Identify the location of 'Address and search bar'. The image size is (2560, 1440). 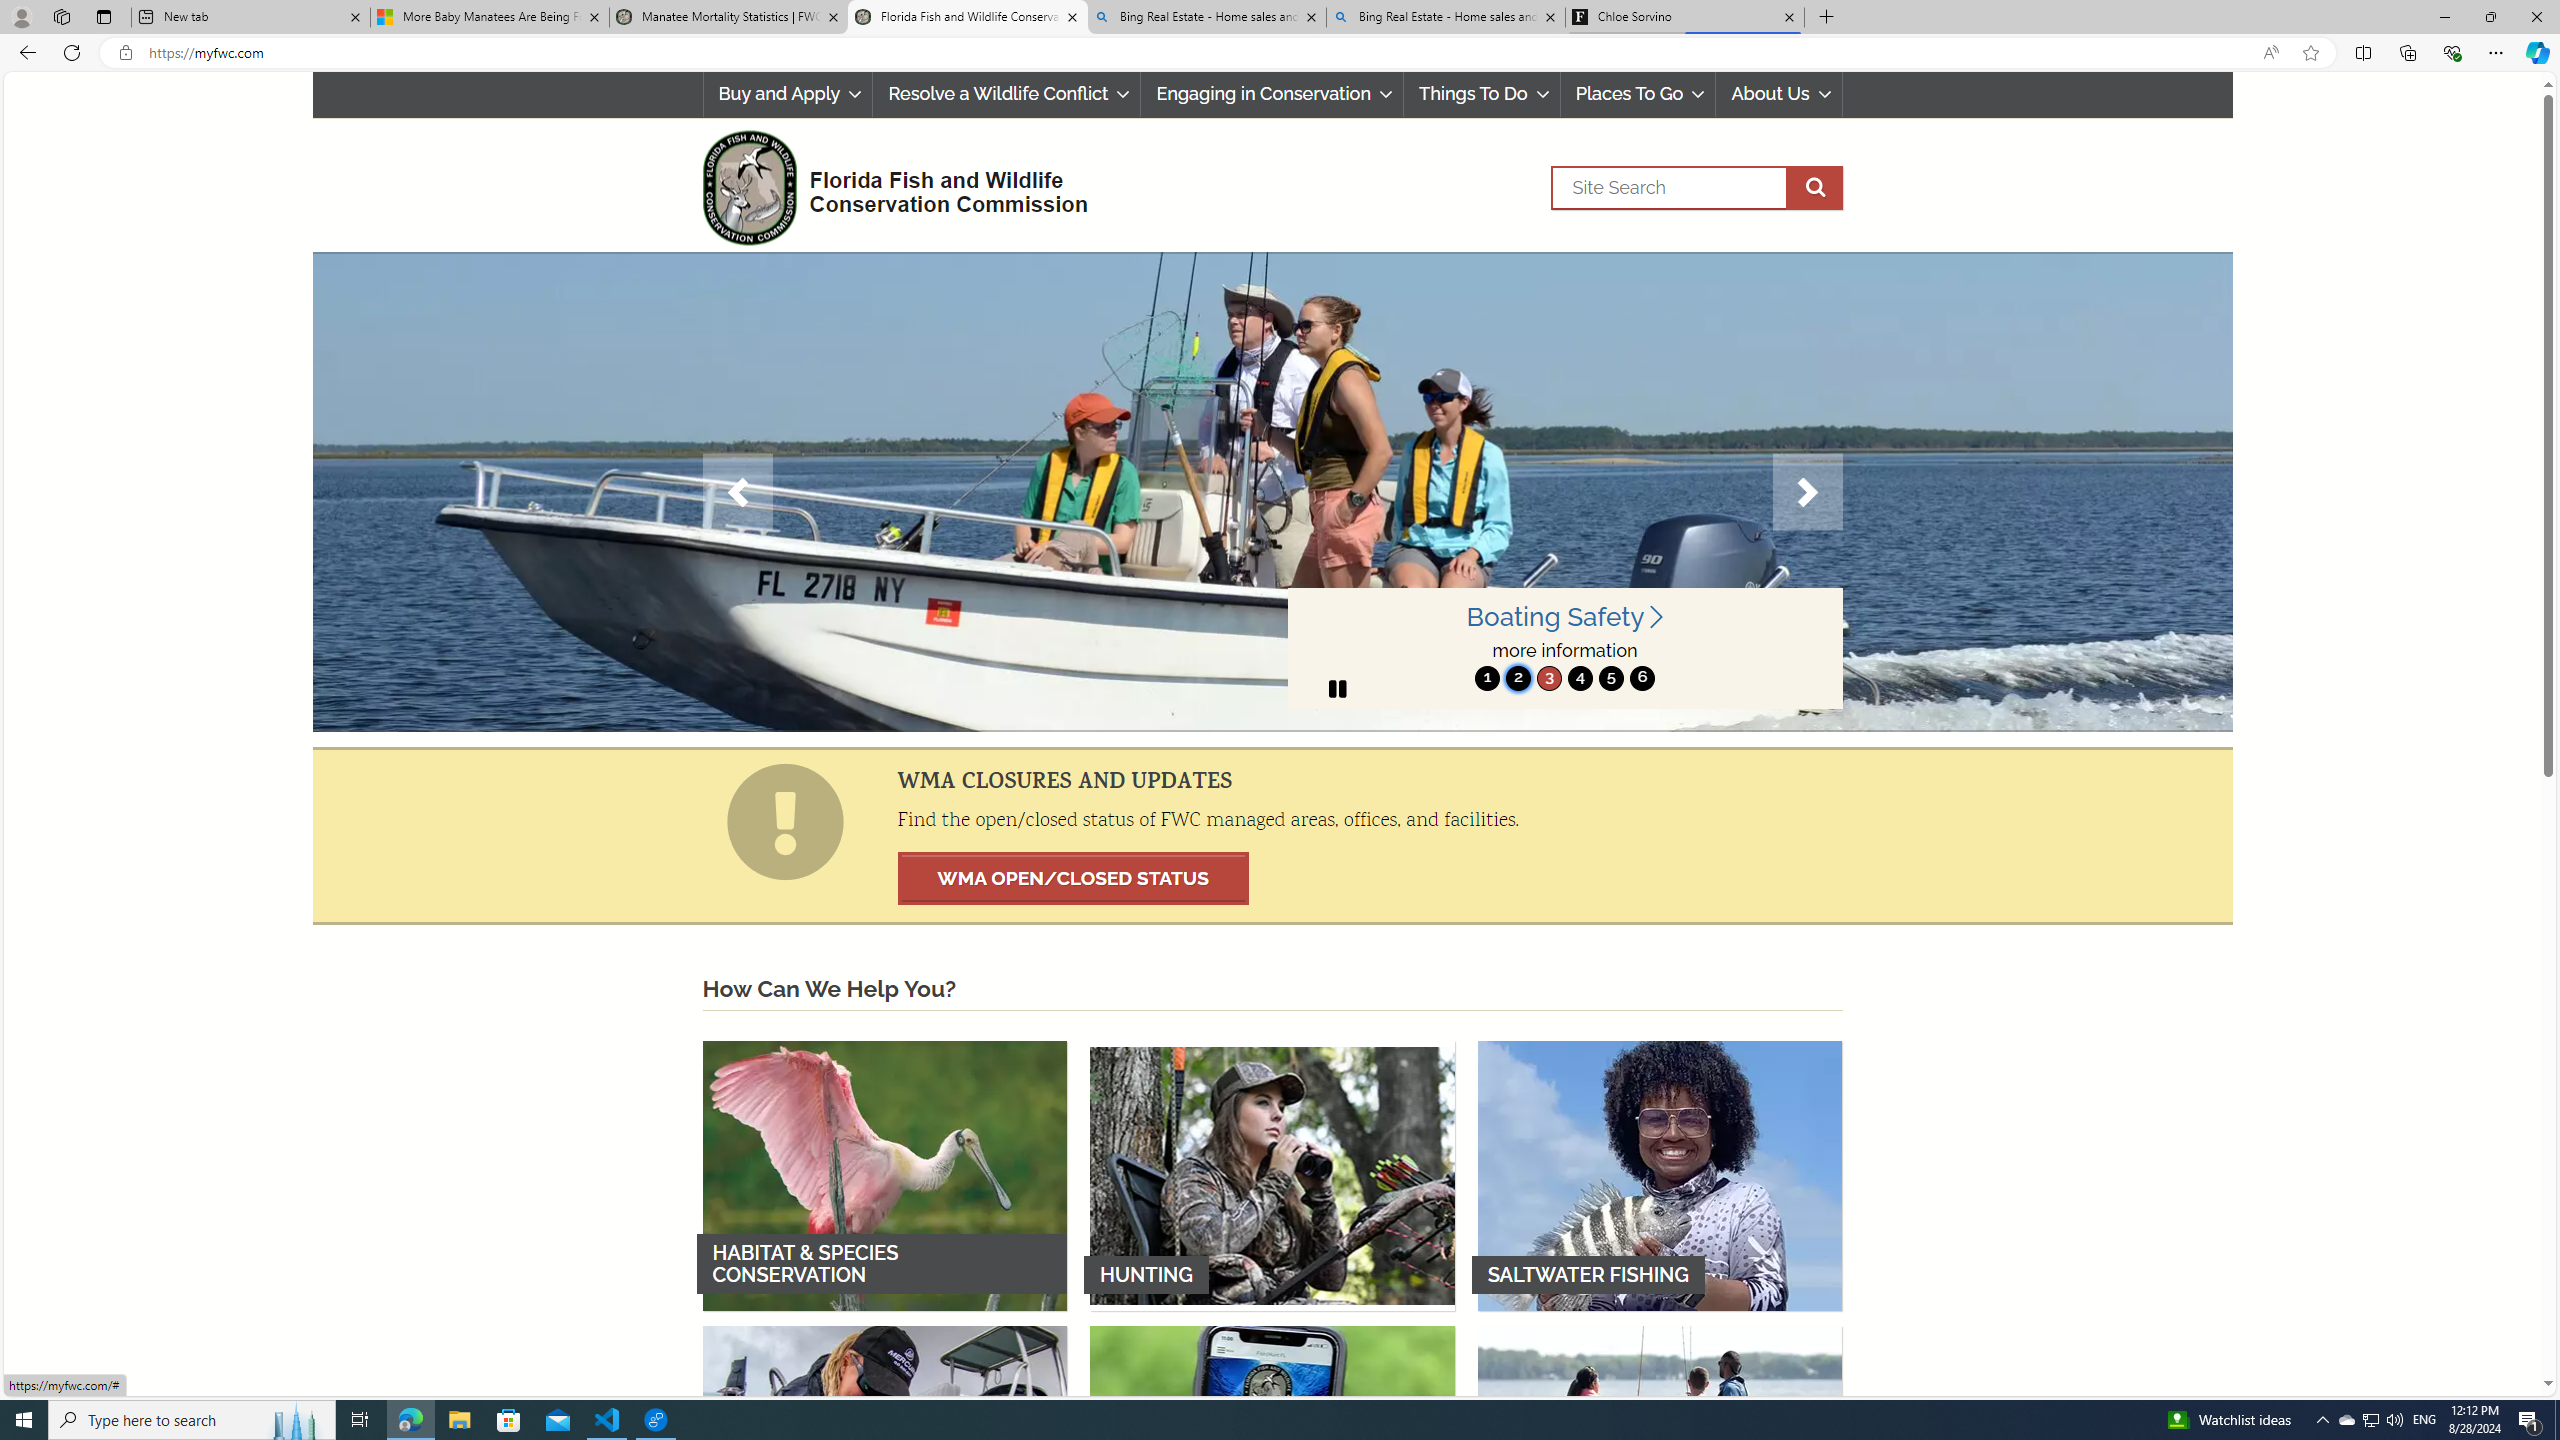
(1198, 53).